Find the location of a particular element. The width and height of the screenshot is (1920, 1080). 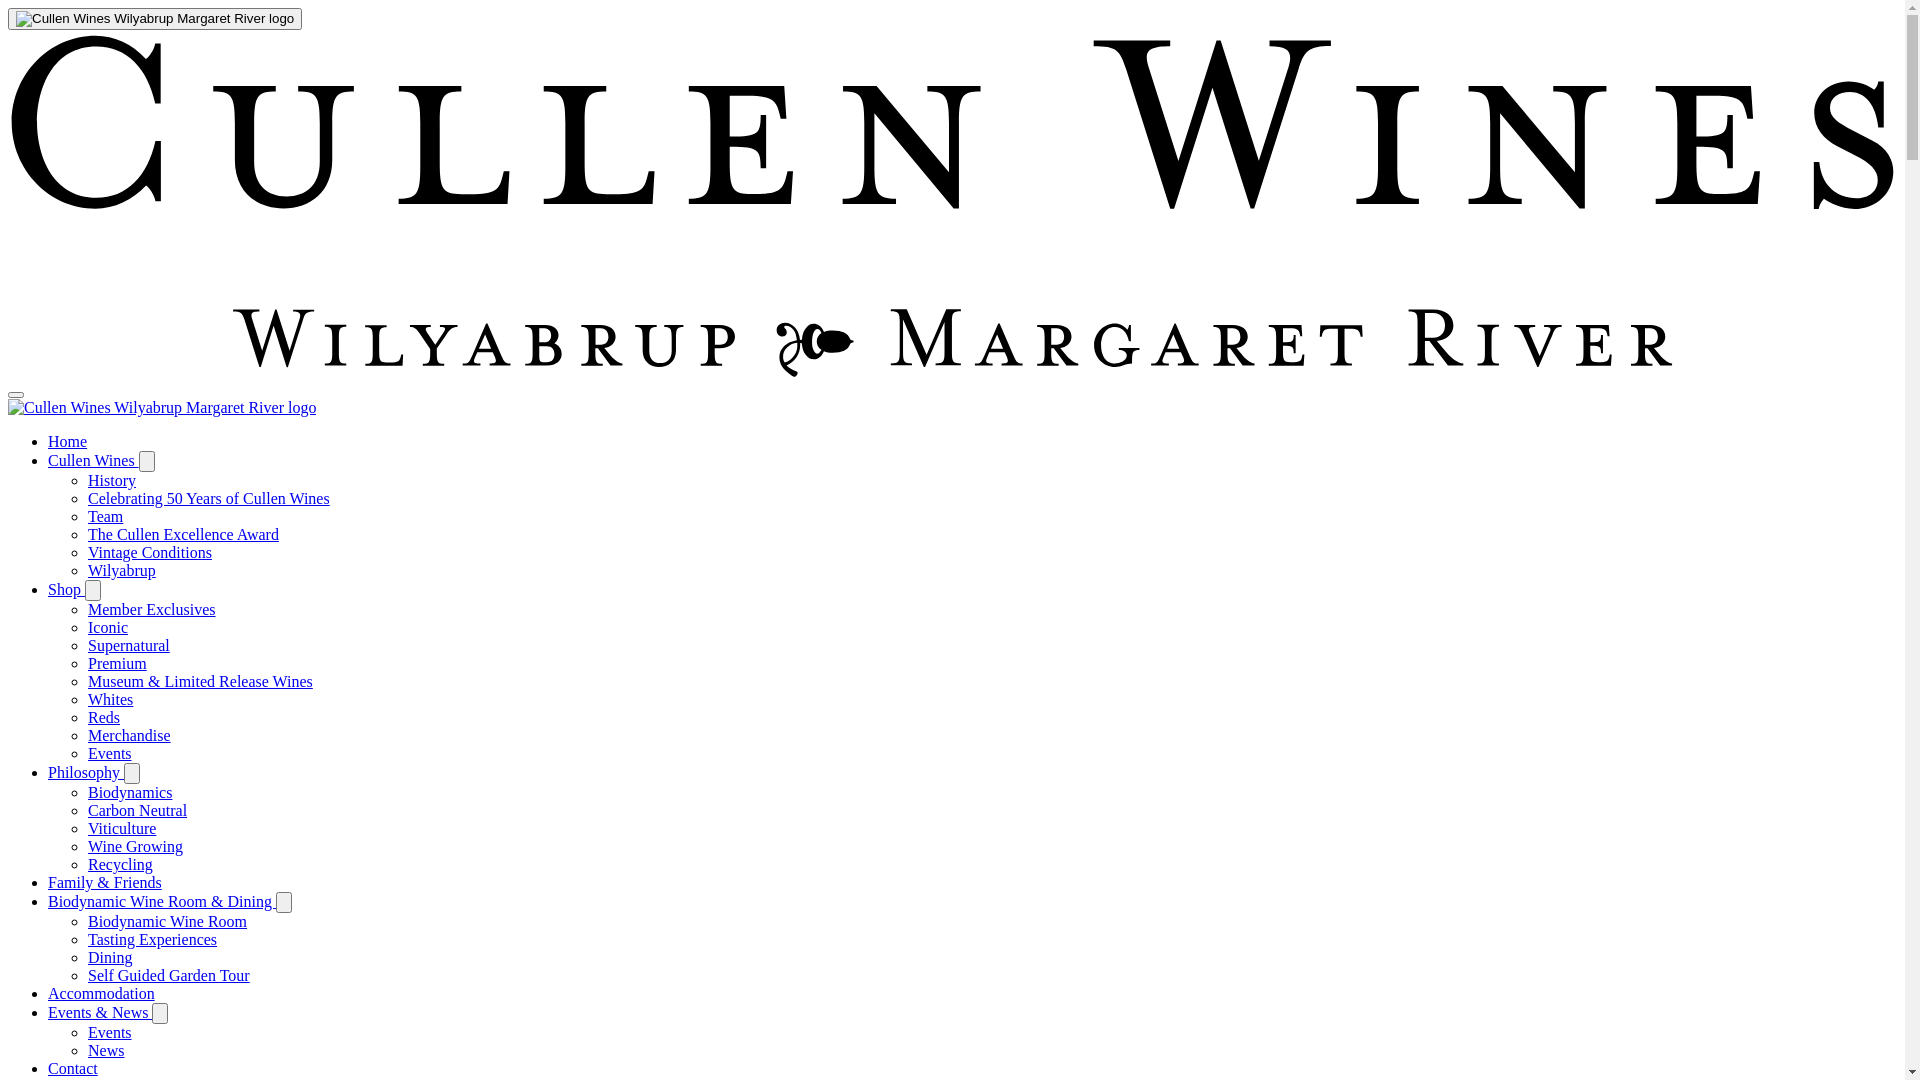

'Cullen Wines Home Page' is located at coordinates (153, 19).